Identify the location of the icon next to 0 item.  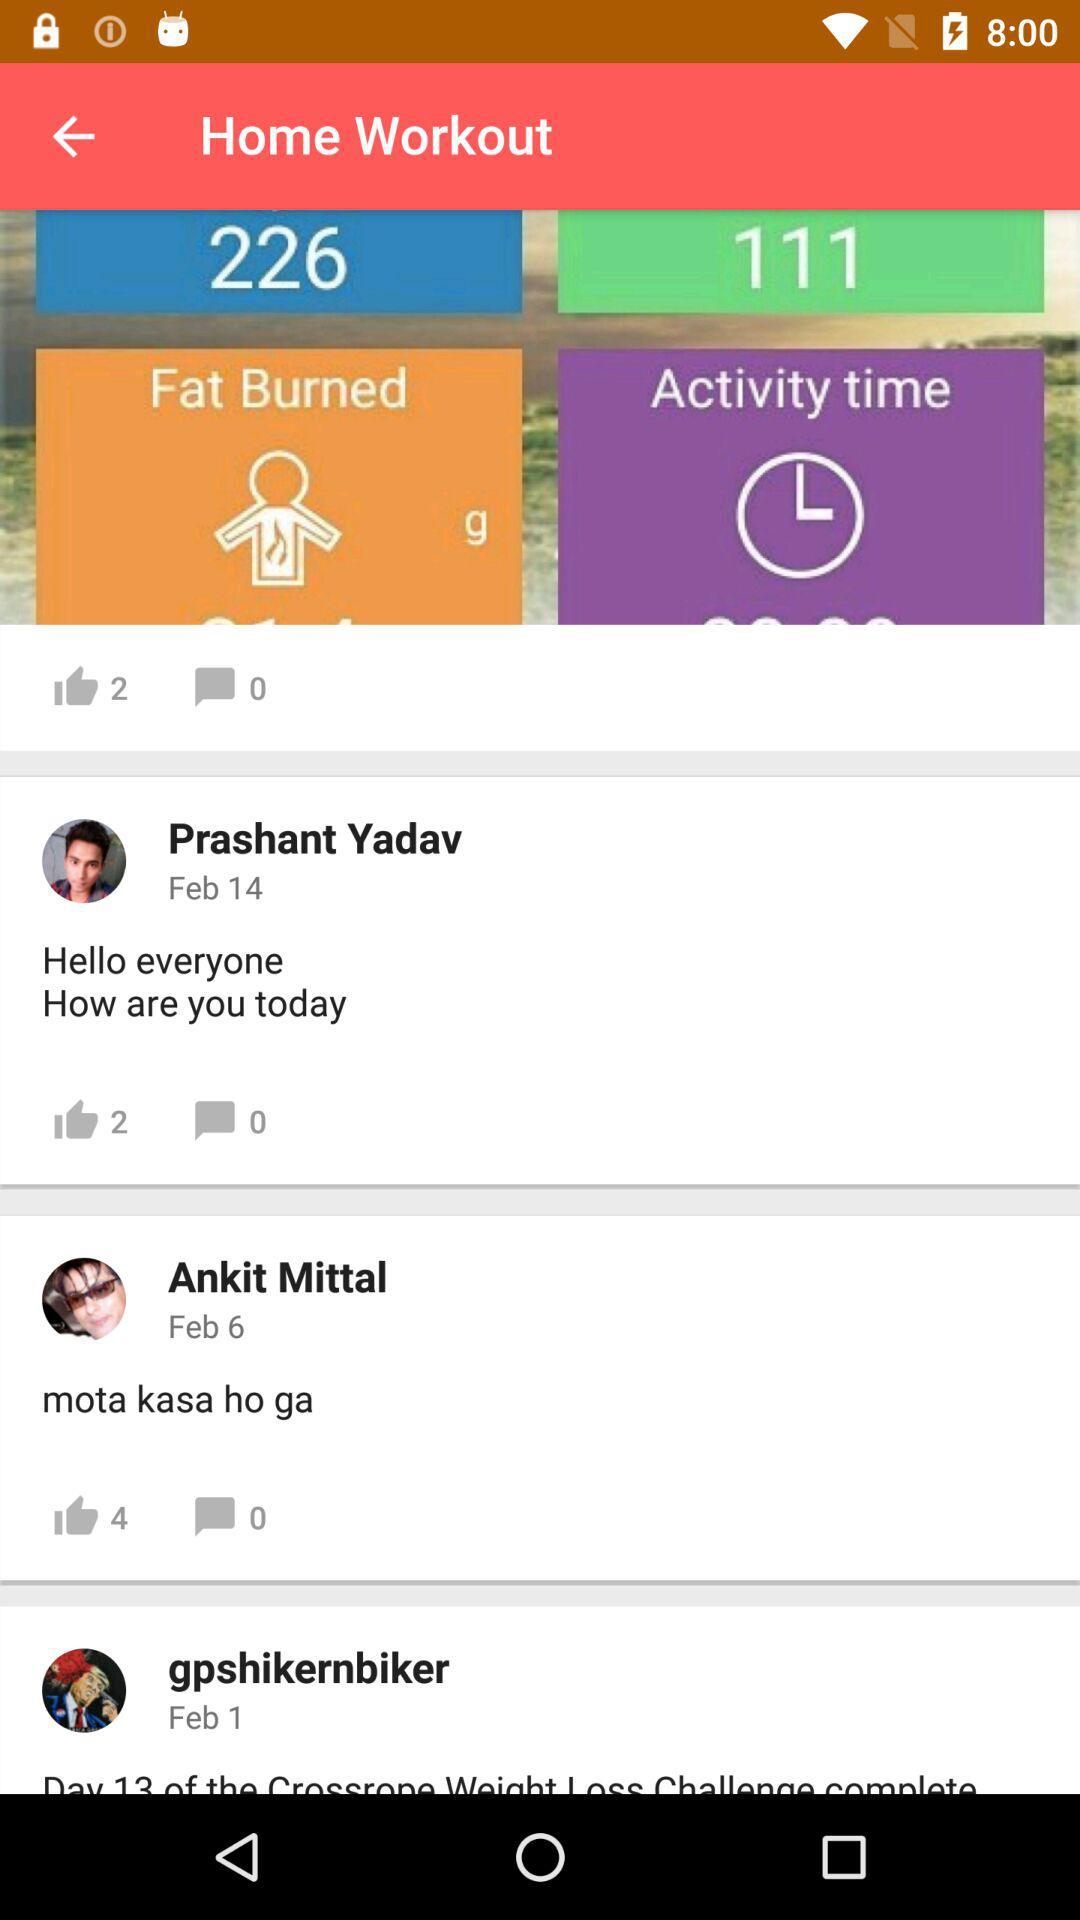
(90, 1517).